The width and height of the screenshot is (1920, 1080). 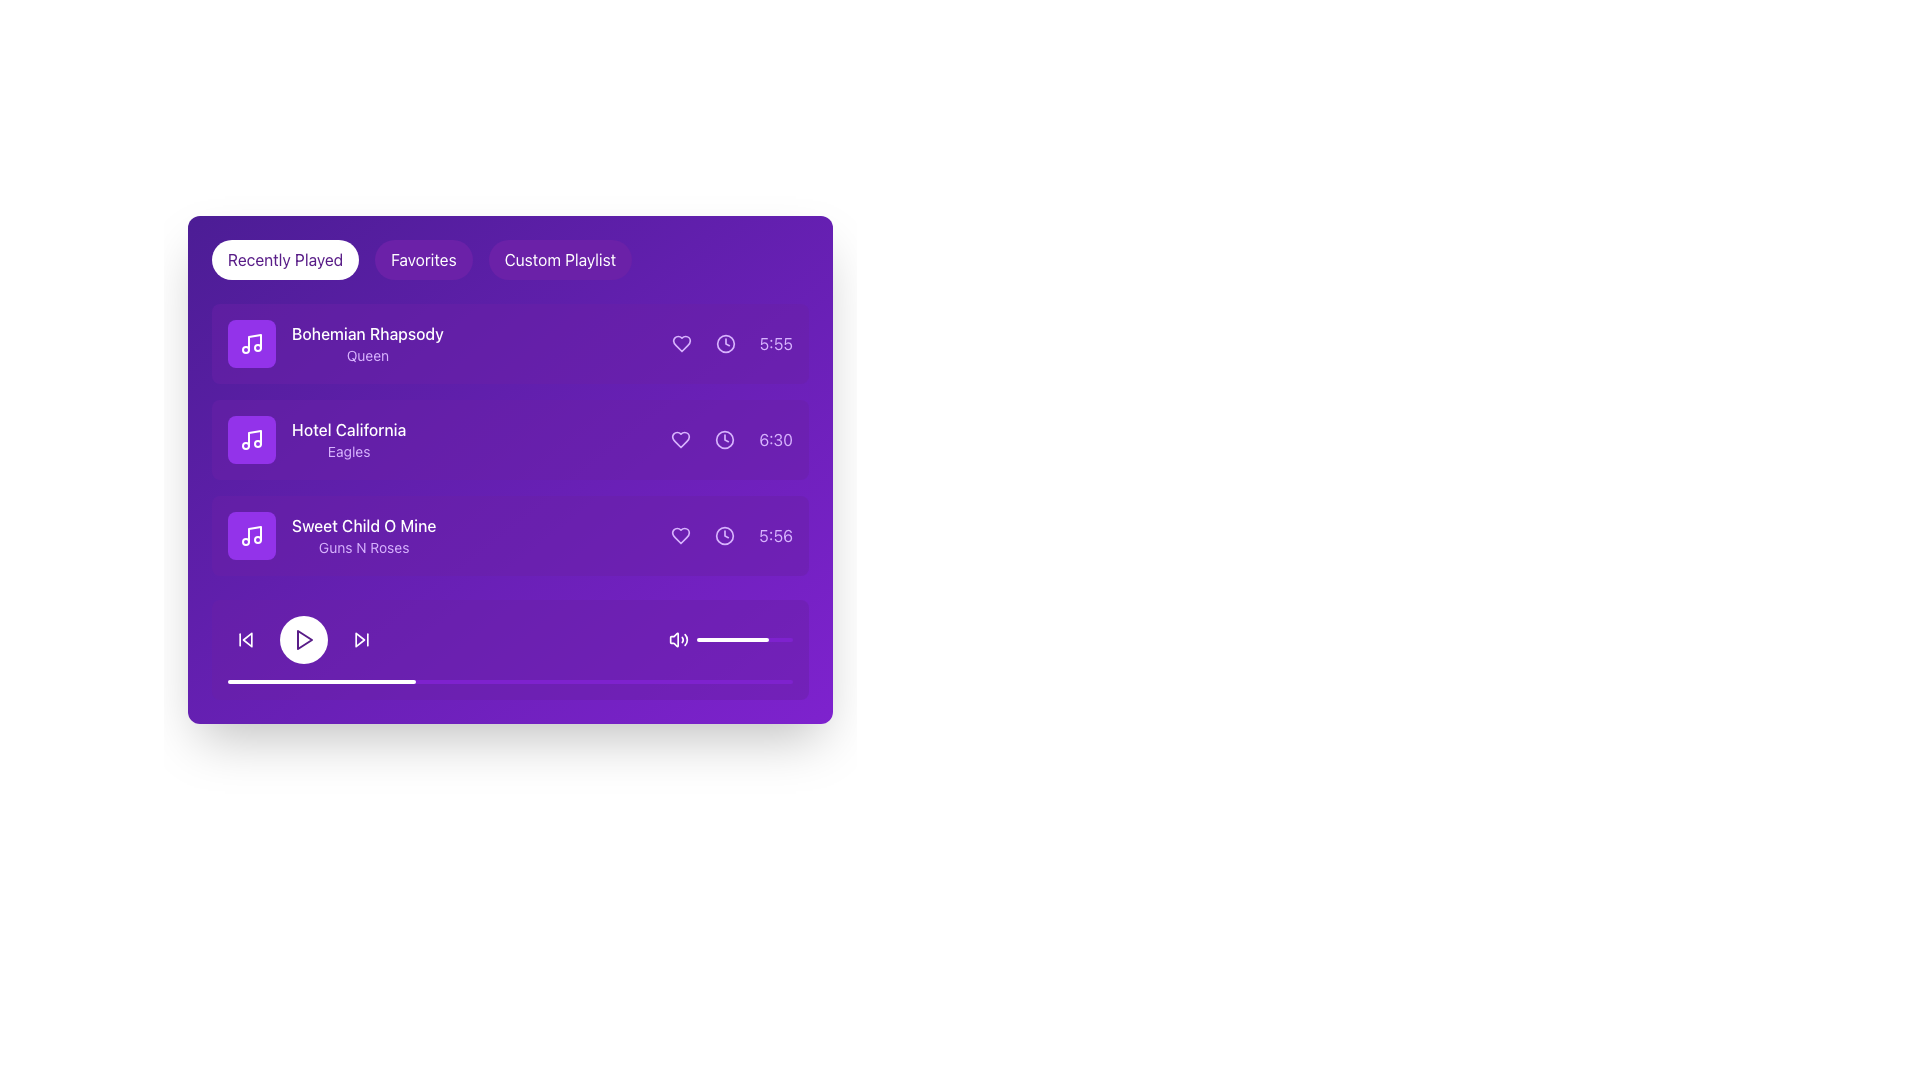 I want to click on the text label displaying the duration of 'Bohemian Rhapsody' in the playlist UI, positioned to the right of the clock icon, so click(x=775, y=342).